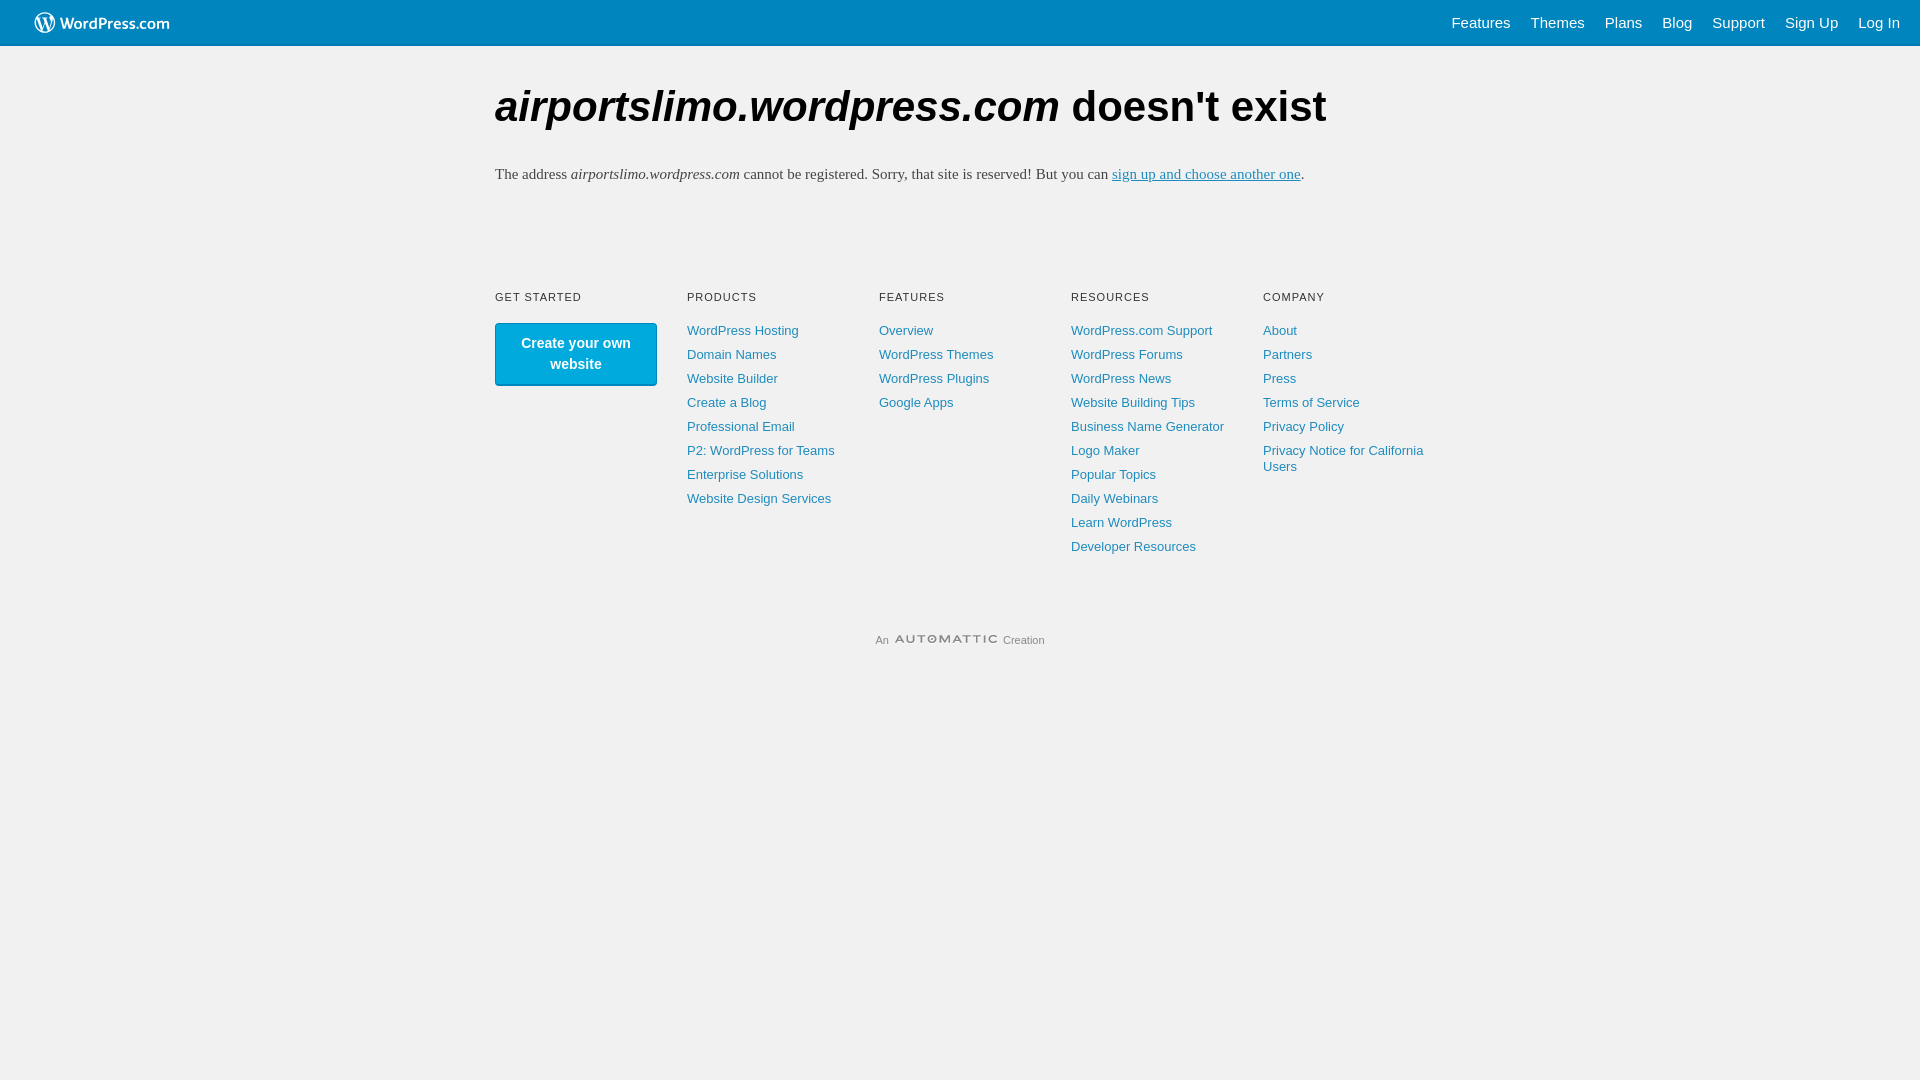 Image resolution: width=1920 pixels, height=1080 pixels. What do you see at coordinates (1593, 23) in the screenshot?
I see `'Plans'` at bounding box center [1593, 23].